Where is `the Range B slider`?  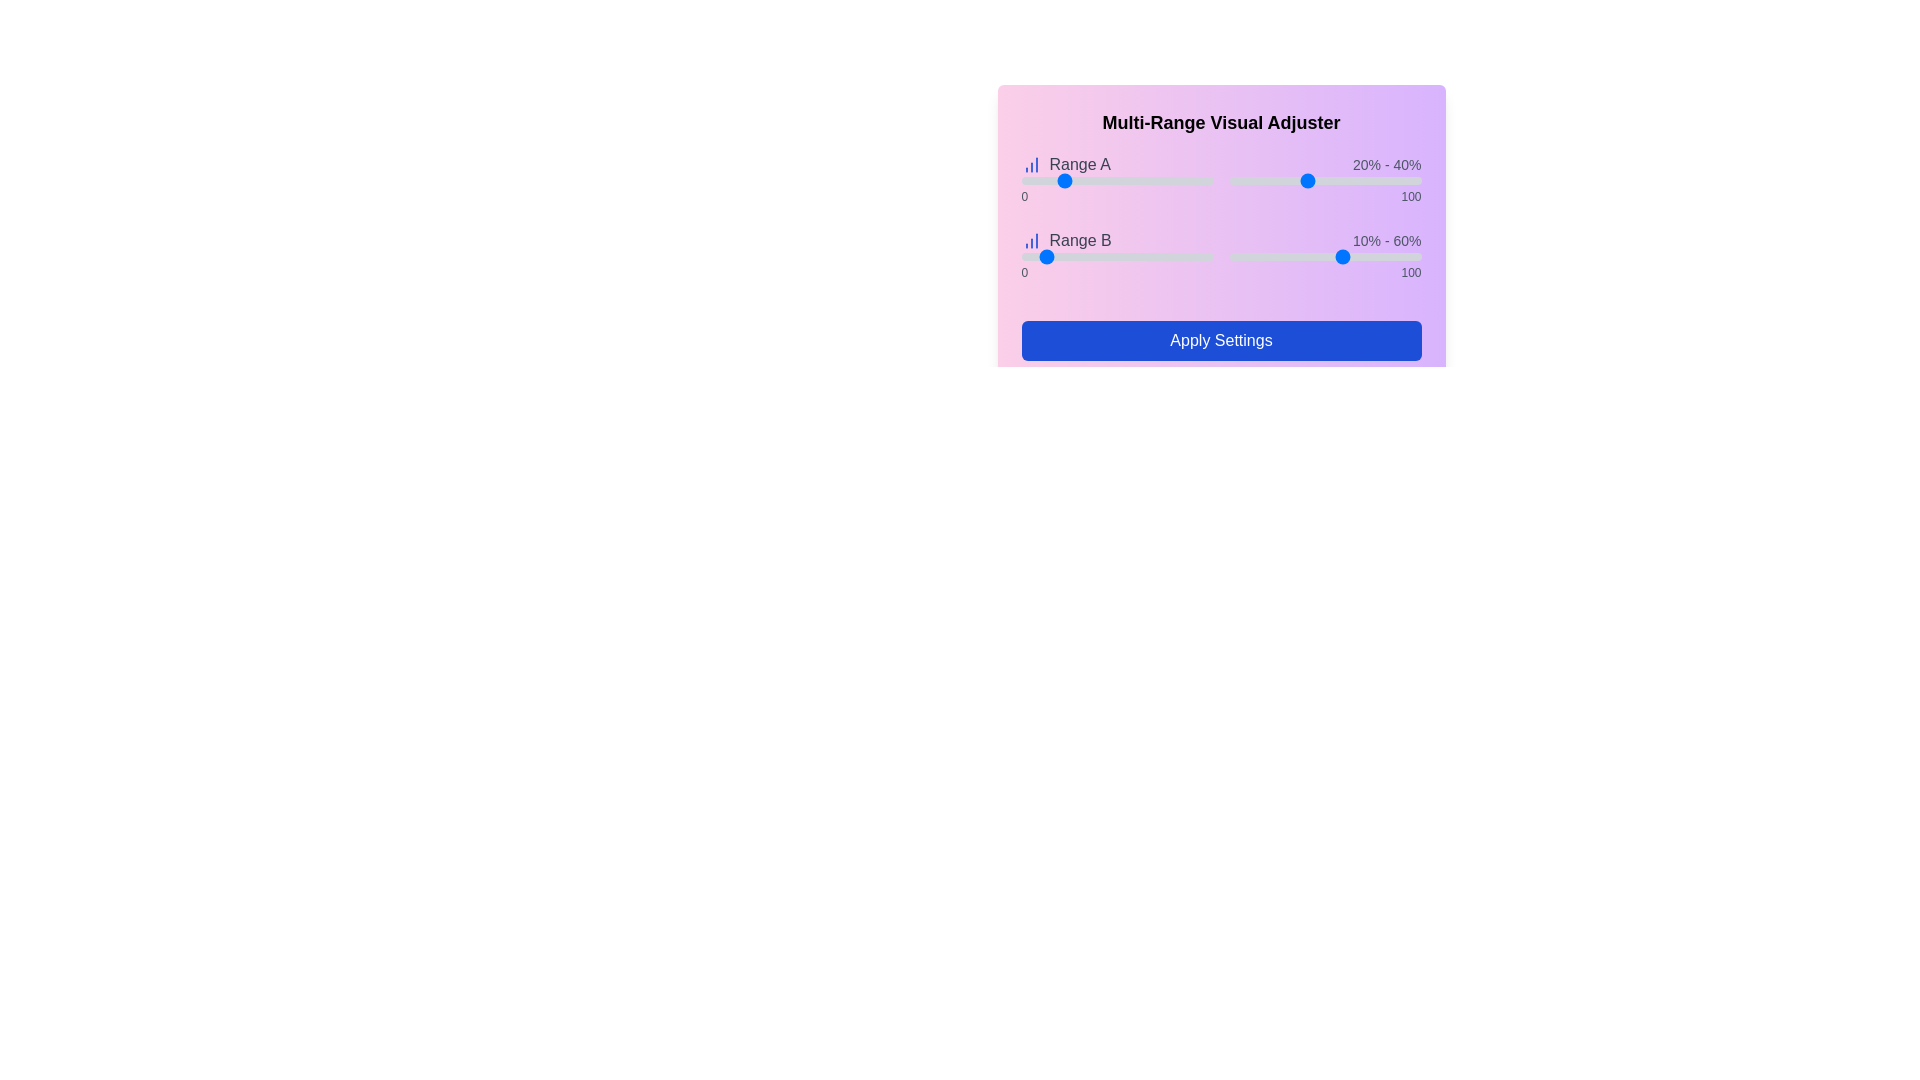 the Range B slider is located at coordinates (1310, 256).